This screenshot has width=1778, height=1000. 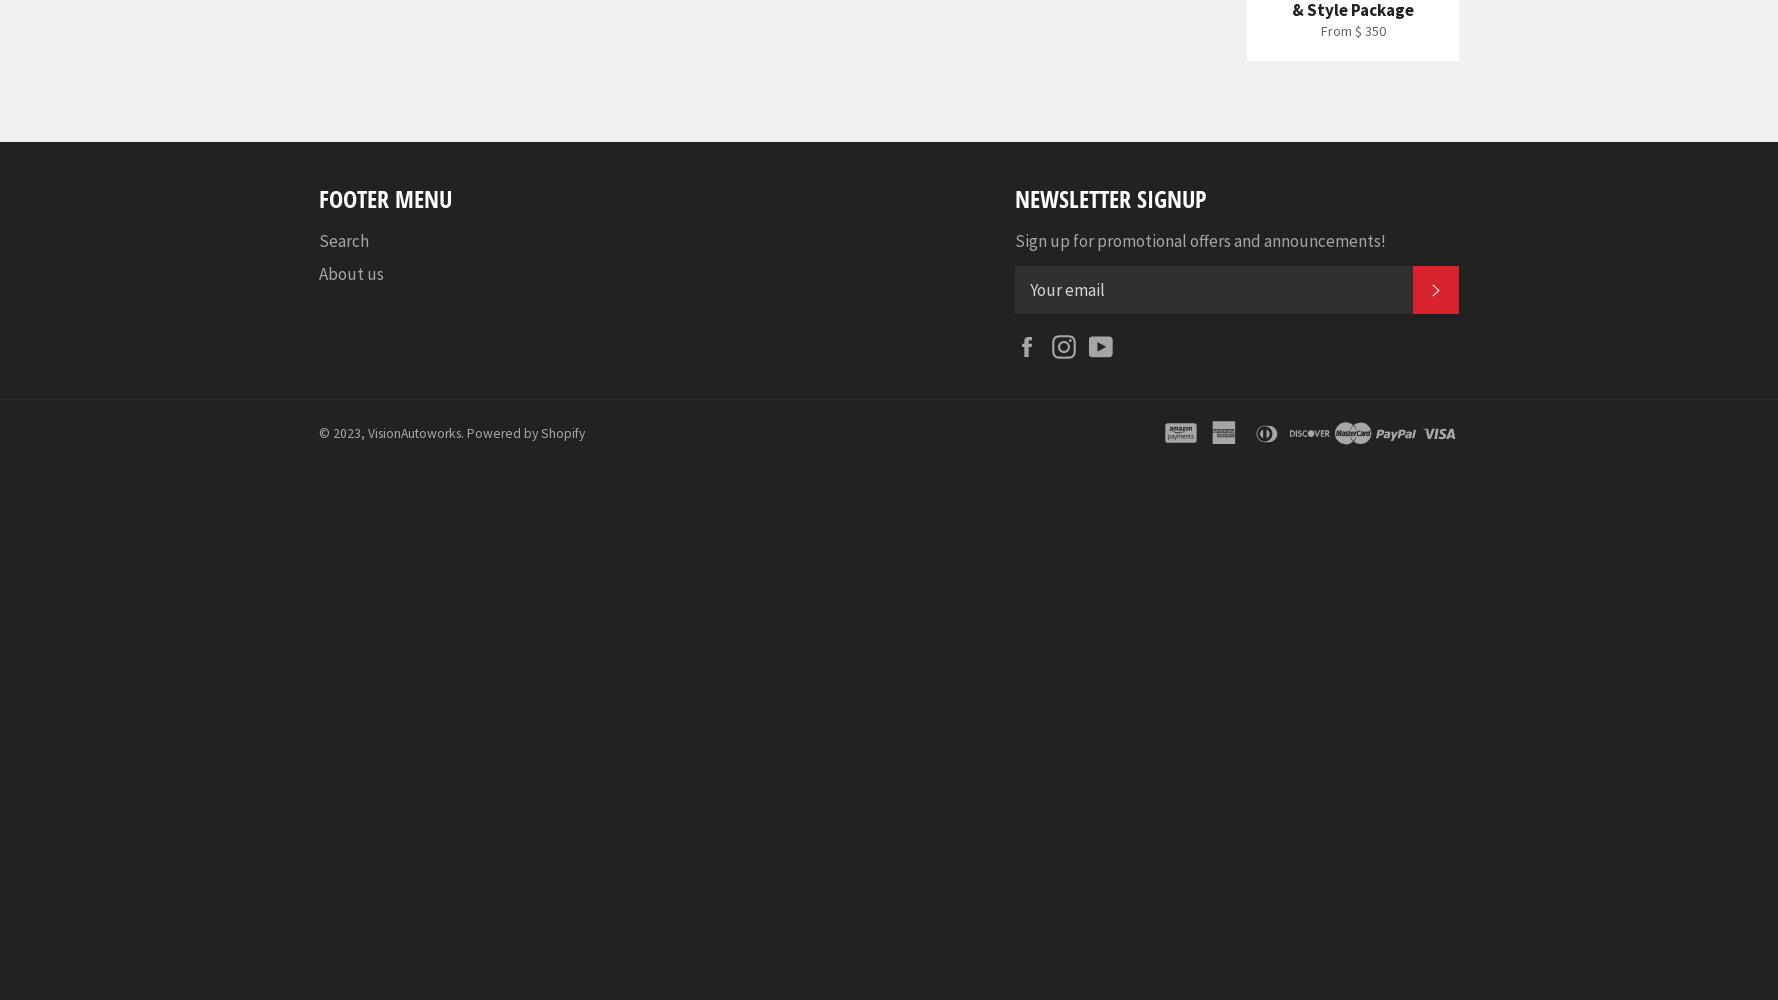 I want to click on '© 2023,', so click(x=342, y=432).